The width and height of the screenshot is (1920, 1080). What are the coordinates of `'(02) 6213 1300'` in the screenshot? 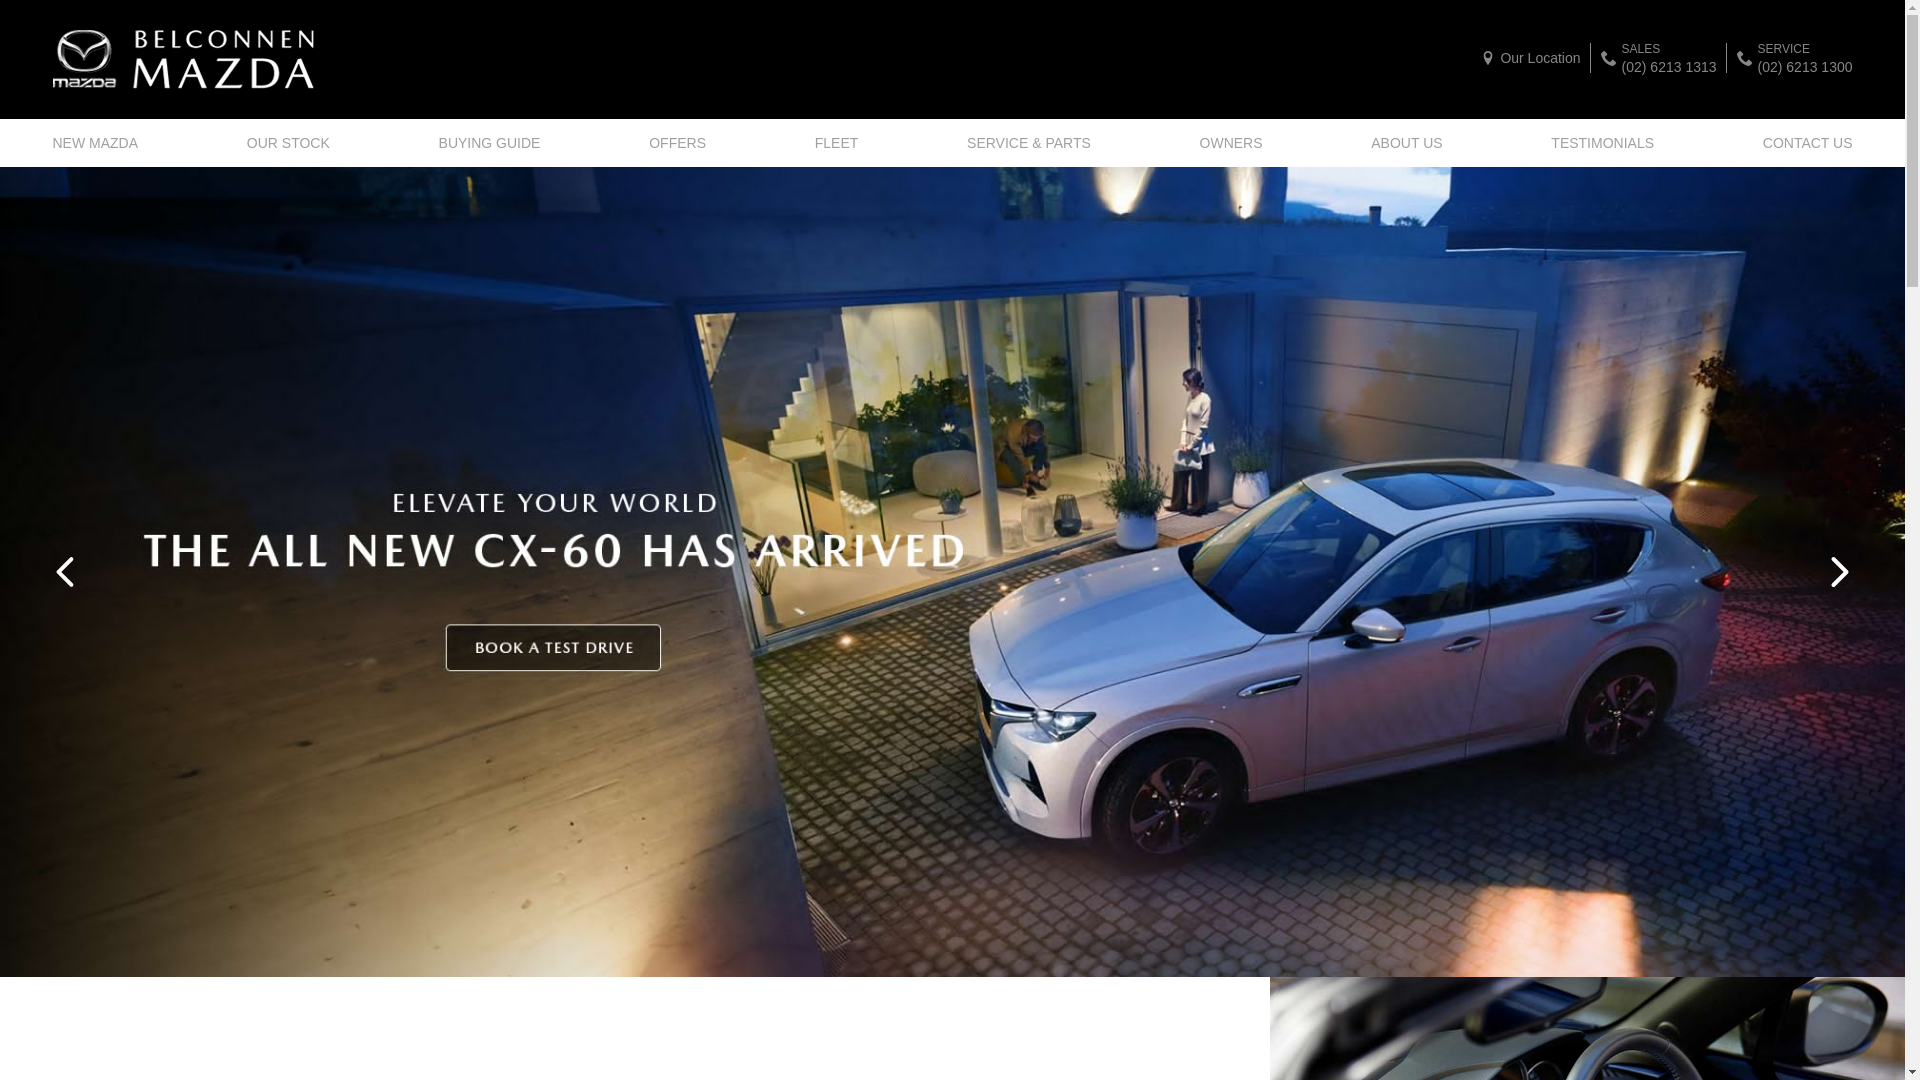 It's located at (1805, 64).